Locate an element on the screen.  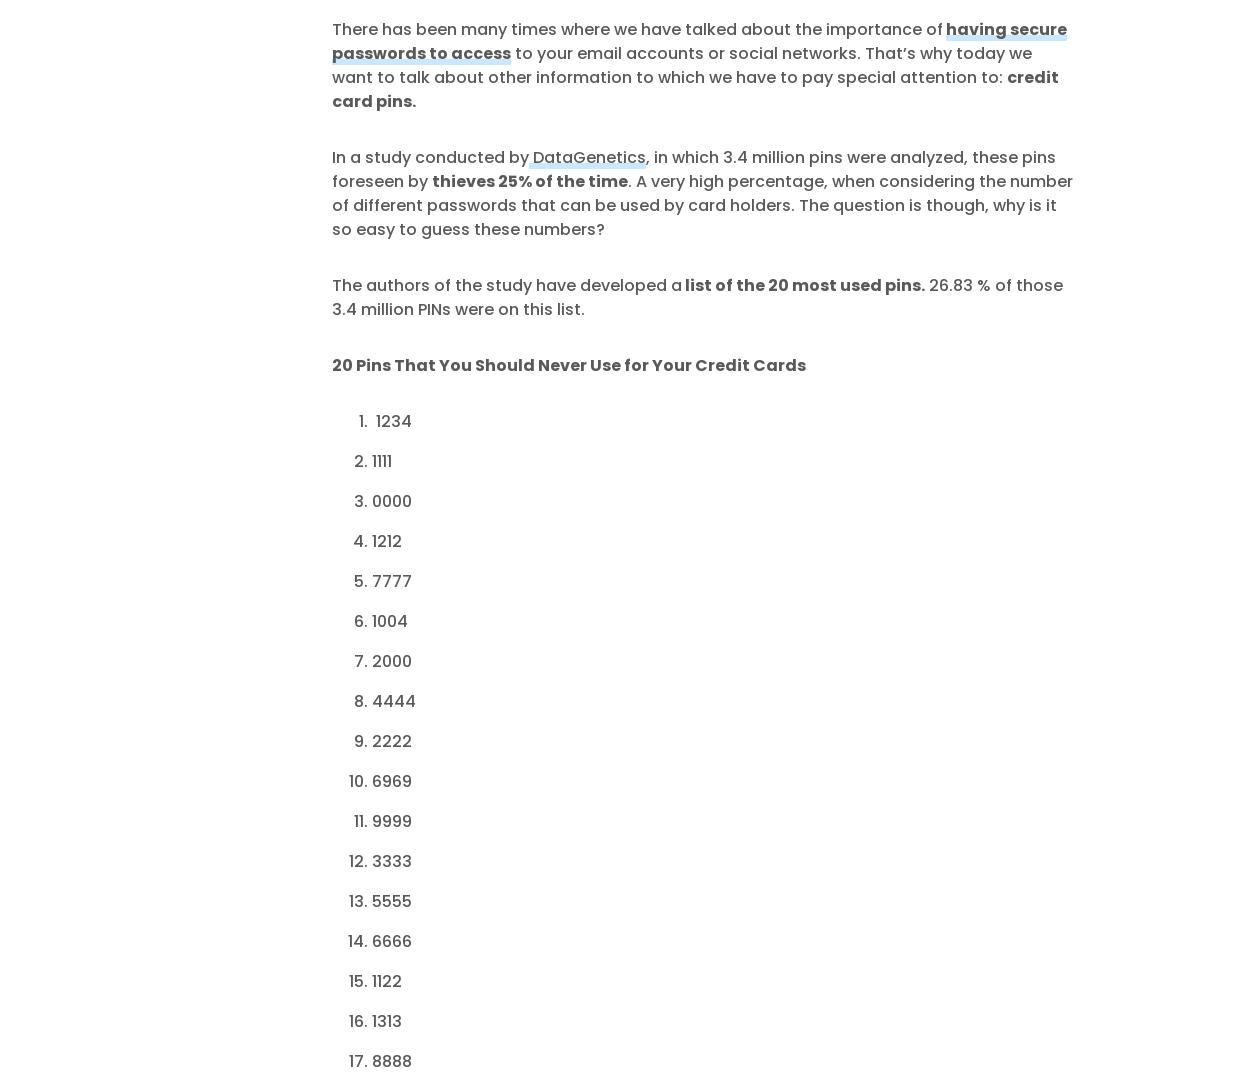
'There has been many times where we have talked about the importance of' is located at coordinates (636, 27).